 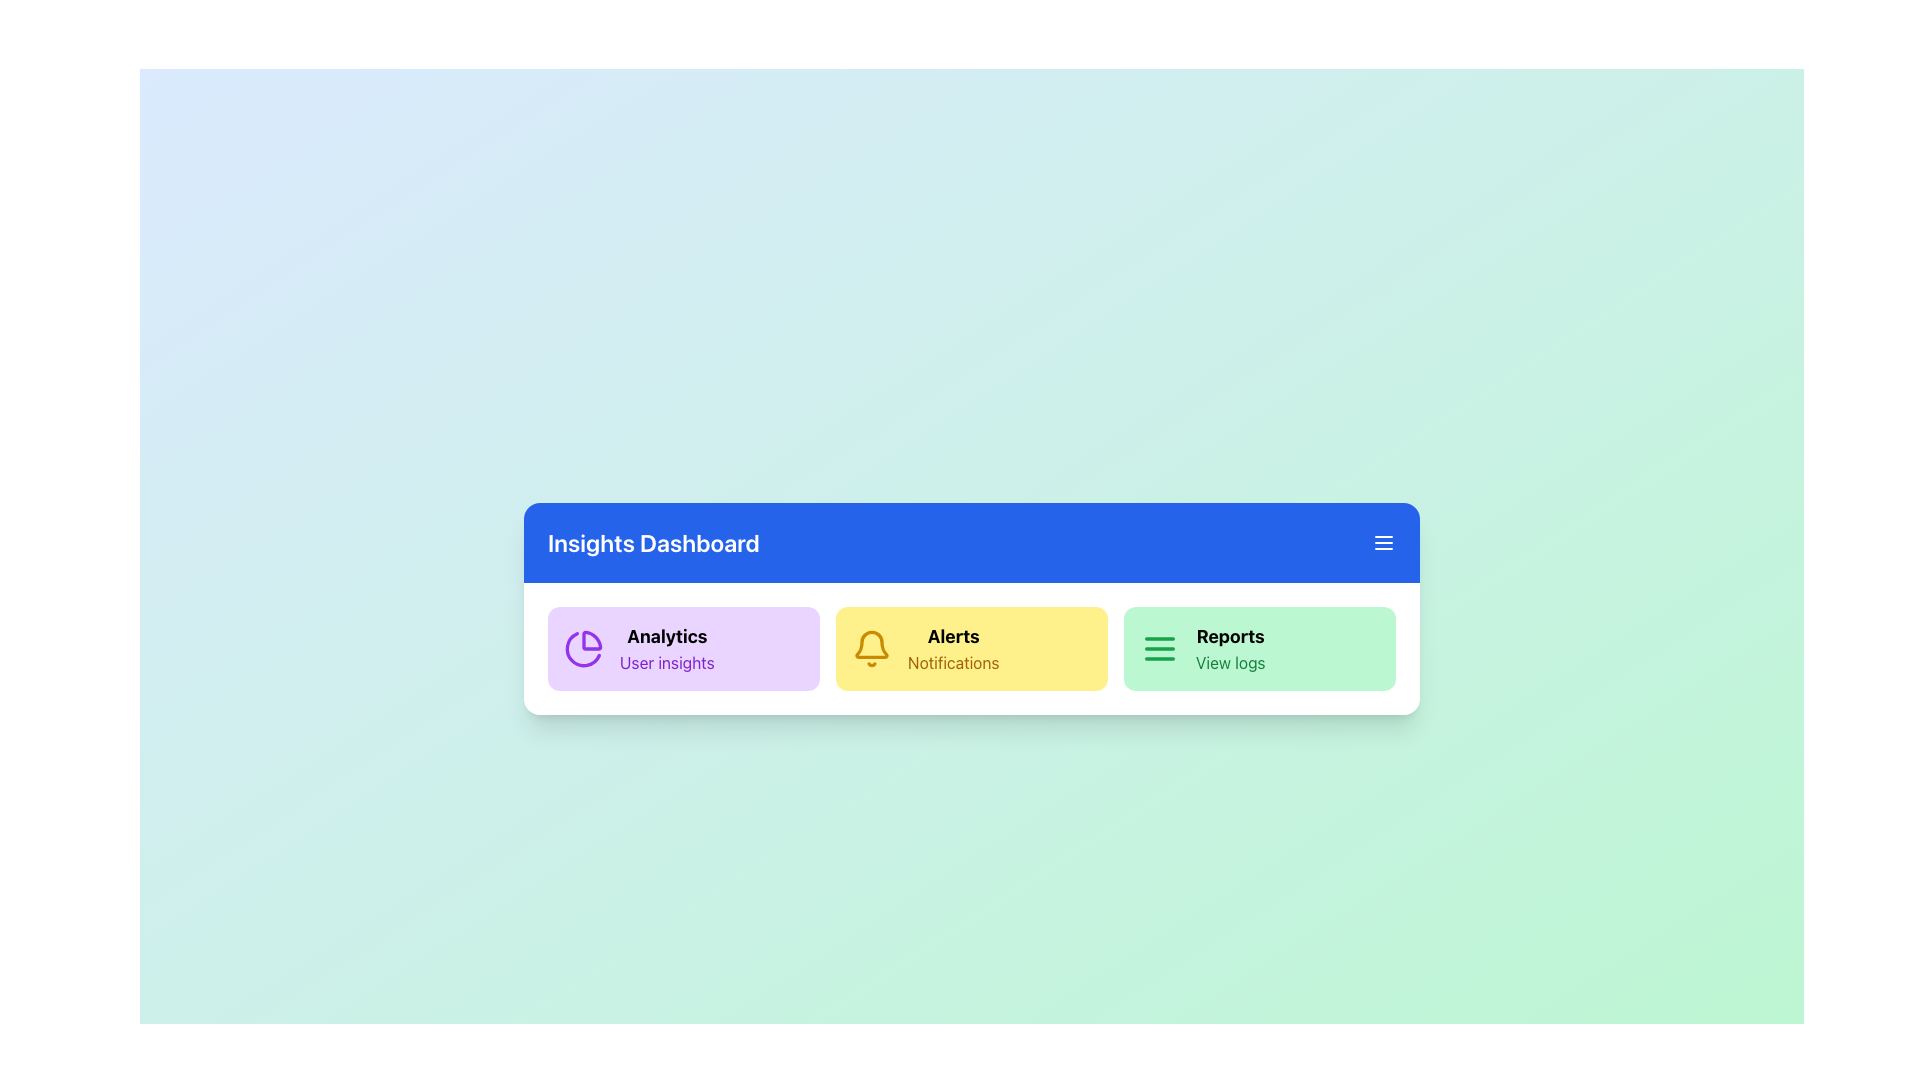 What do you see at coordinates (952, 663) in the screenshot?
I see `the 'Notifications' text label, which is displayed in a yellowish brown color below the 'Alerts' label and adjacent to the 'Analytics' and 'Reports' sections` at bounding box center [952, 663].